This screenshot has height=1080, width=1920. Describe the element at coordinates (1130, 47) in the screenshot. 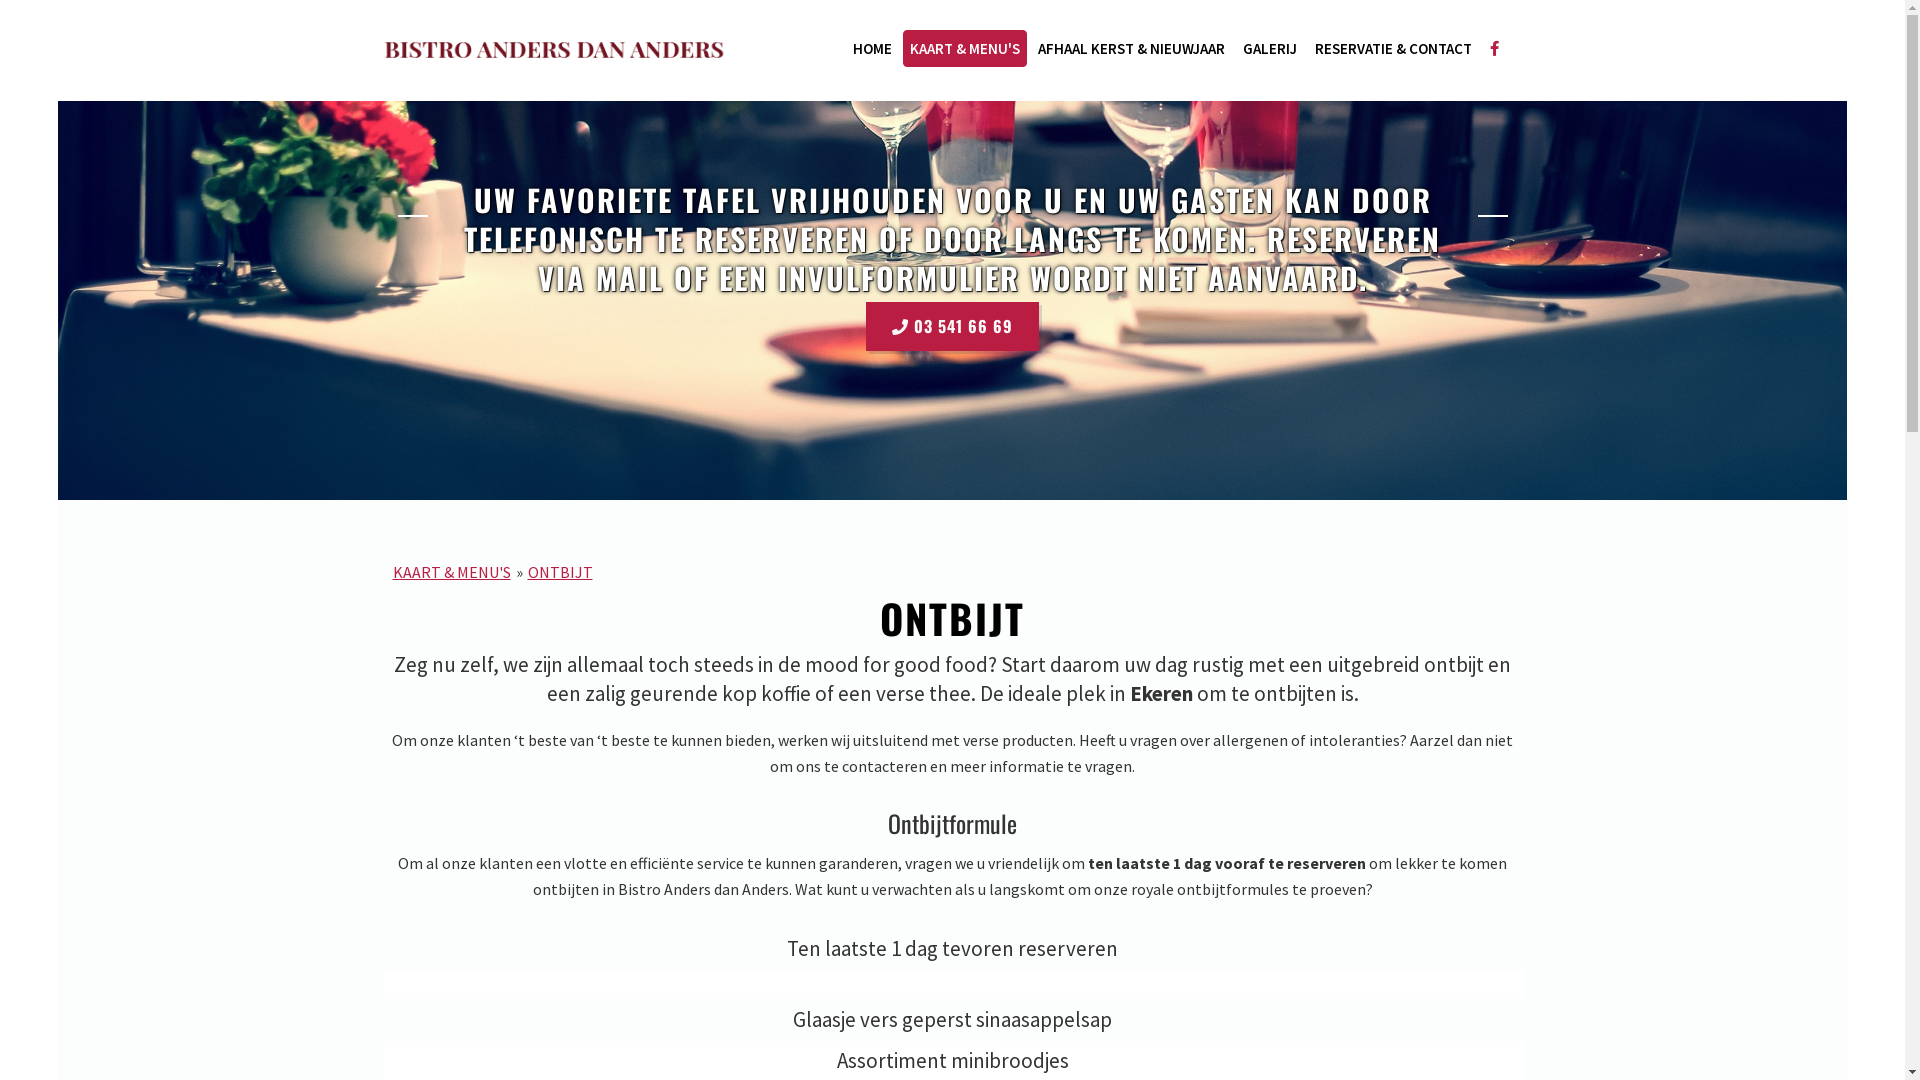

I see `'AFHAAL KERST & NIEUWJAAR'` at that location.